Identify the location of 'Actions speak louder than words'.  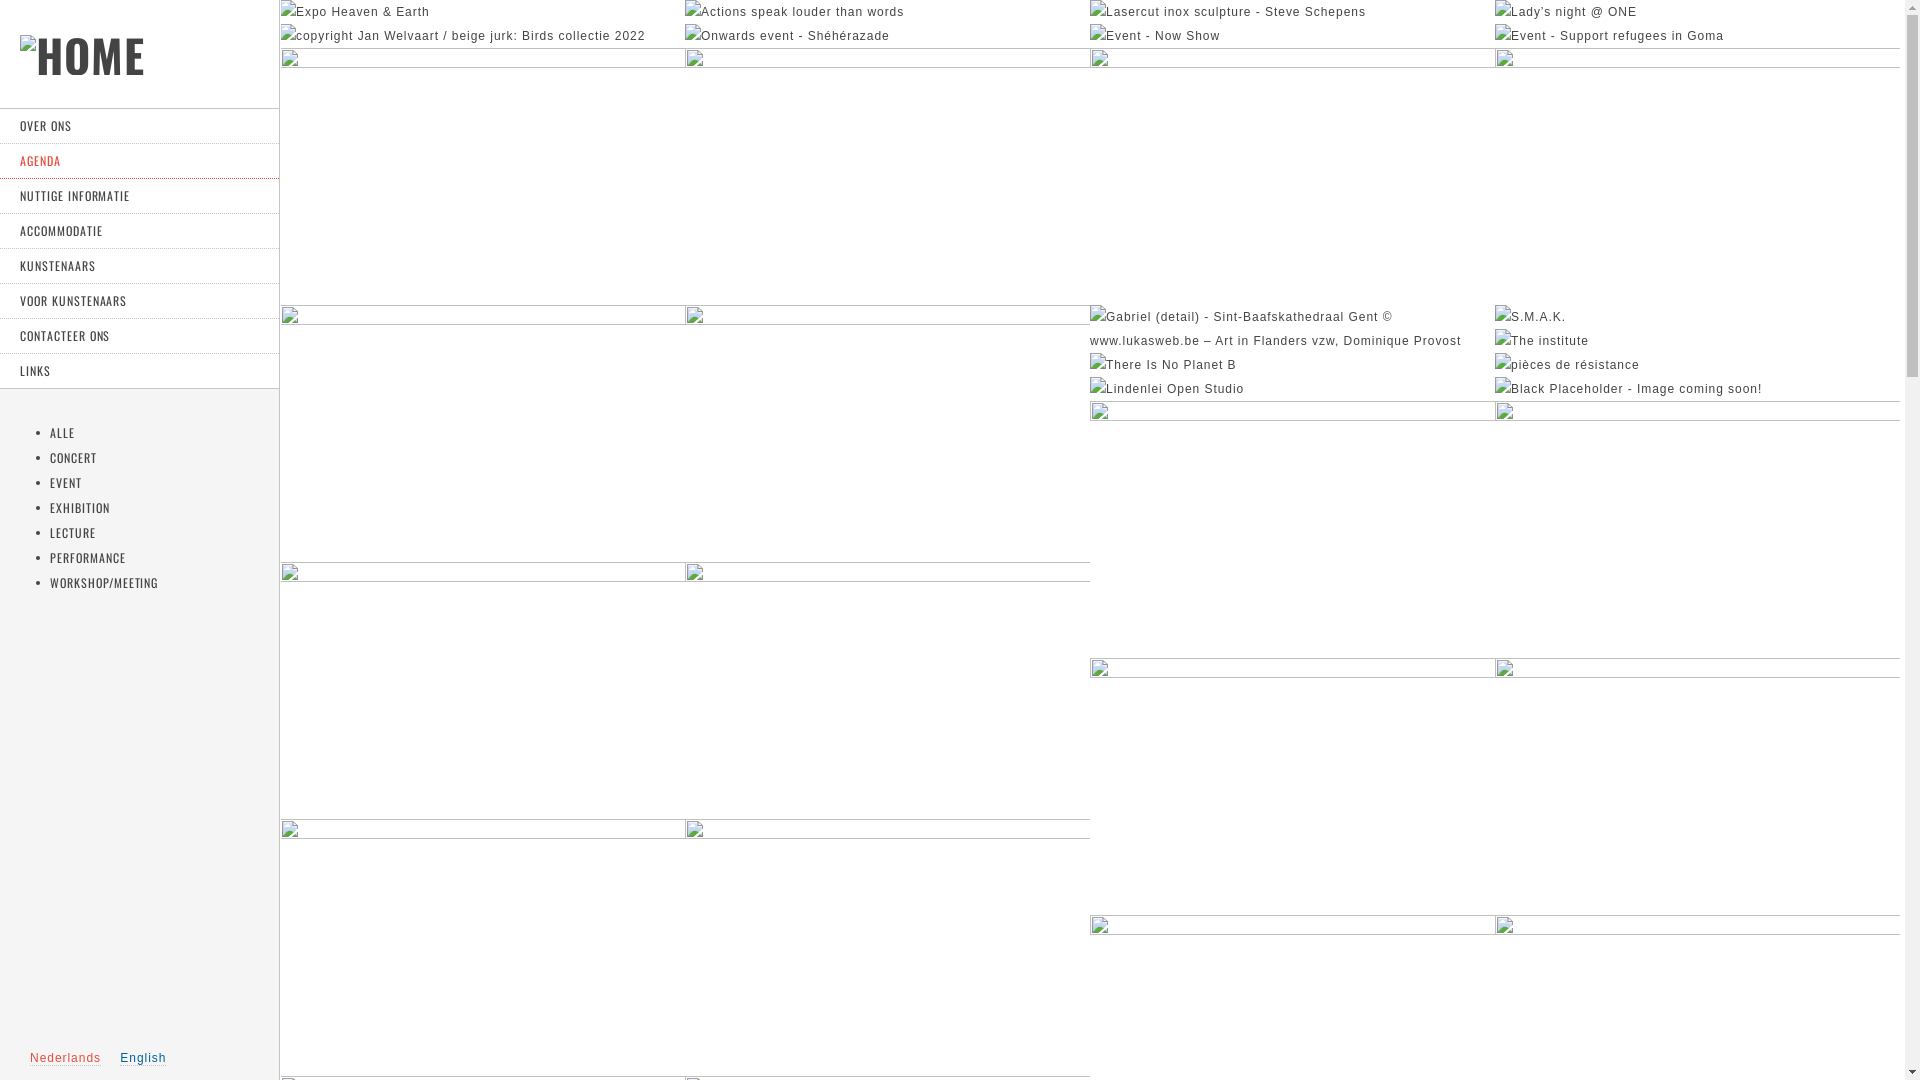
(793, 11).